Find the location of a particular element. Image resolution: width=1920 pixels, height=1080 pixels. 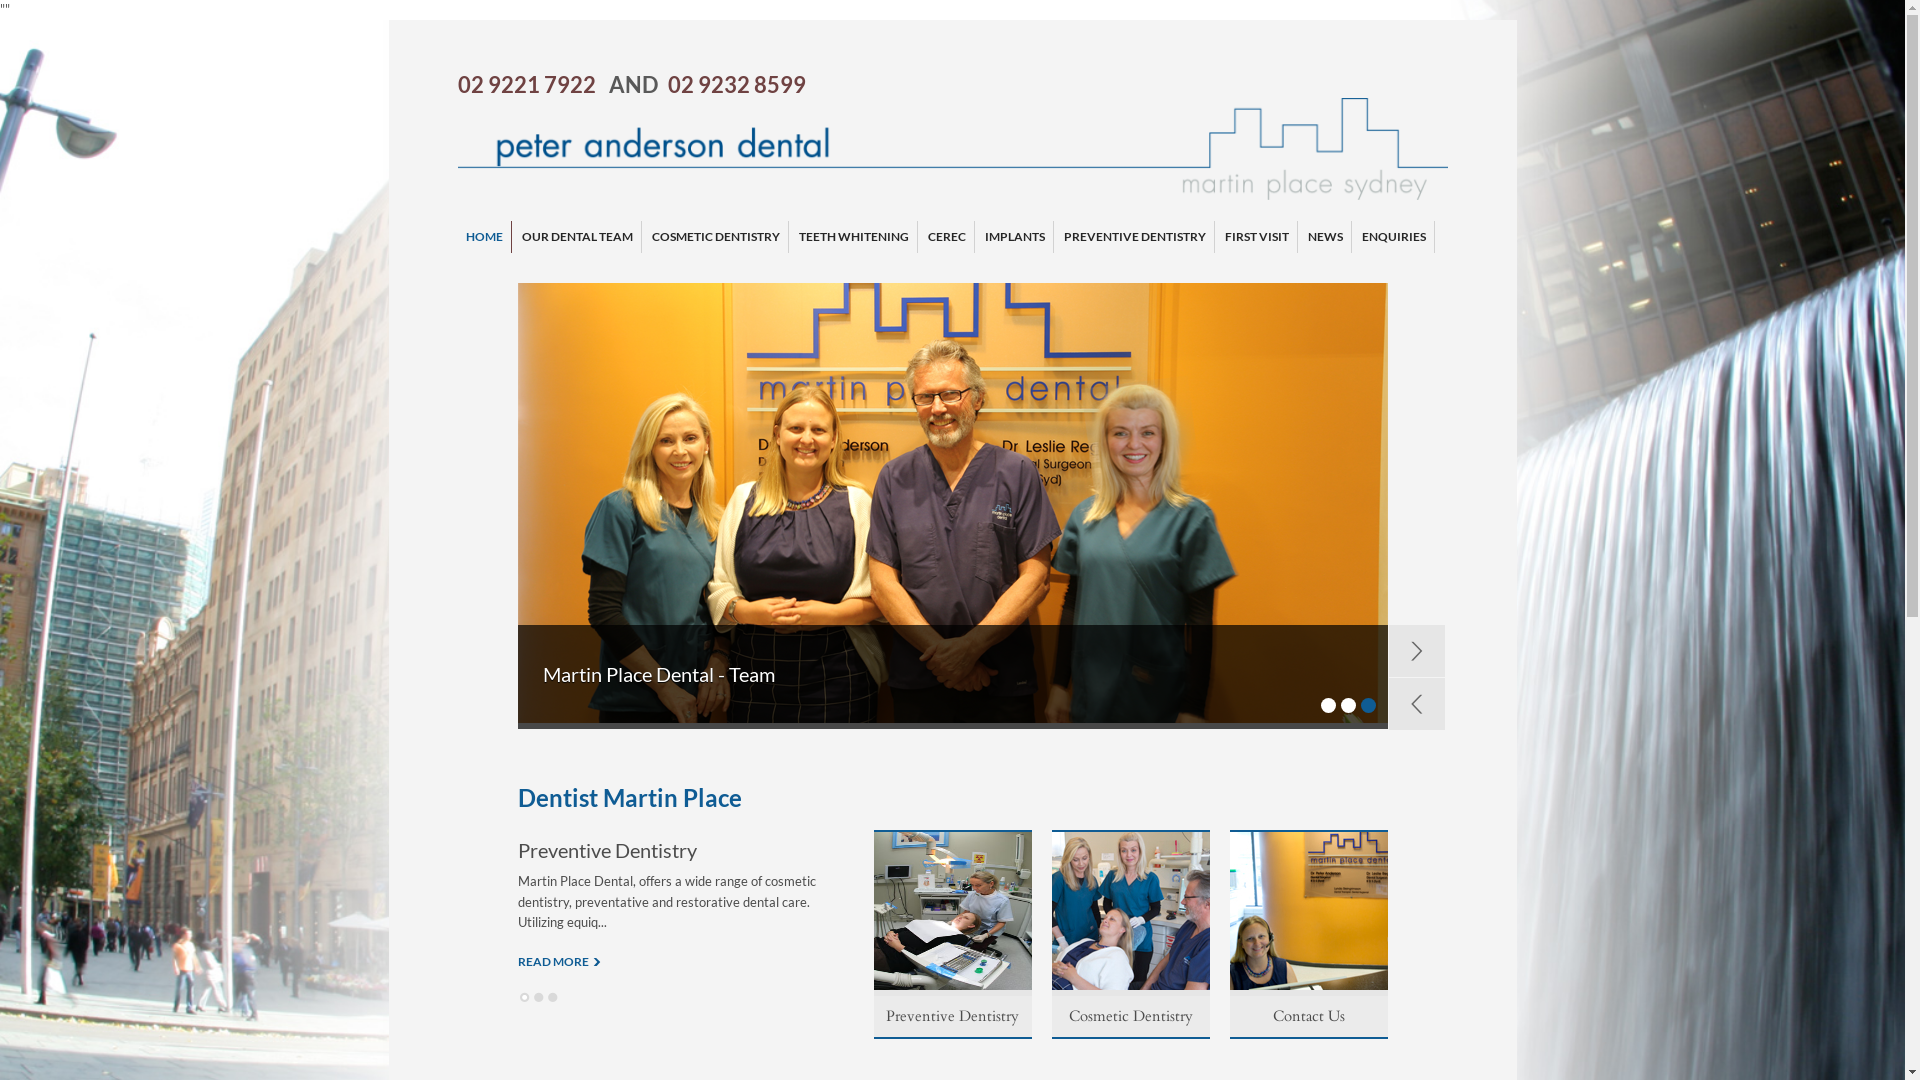

'02 9232 8599' is located at coordinates (736, 82).